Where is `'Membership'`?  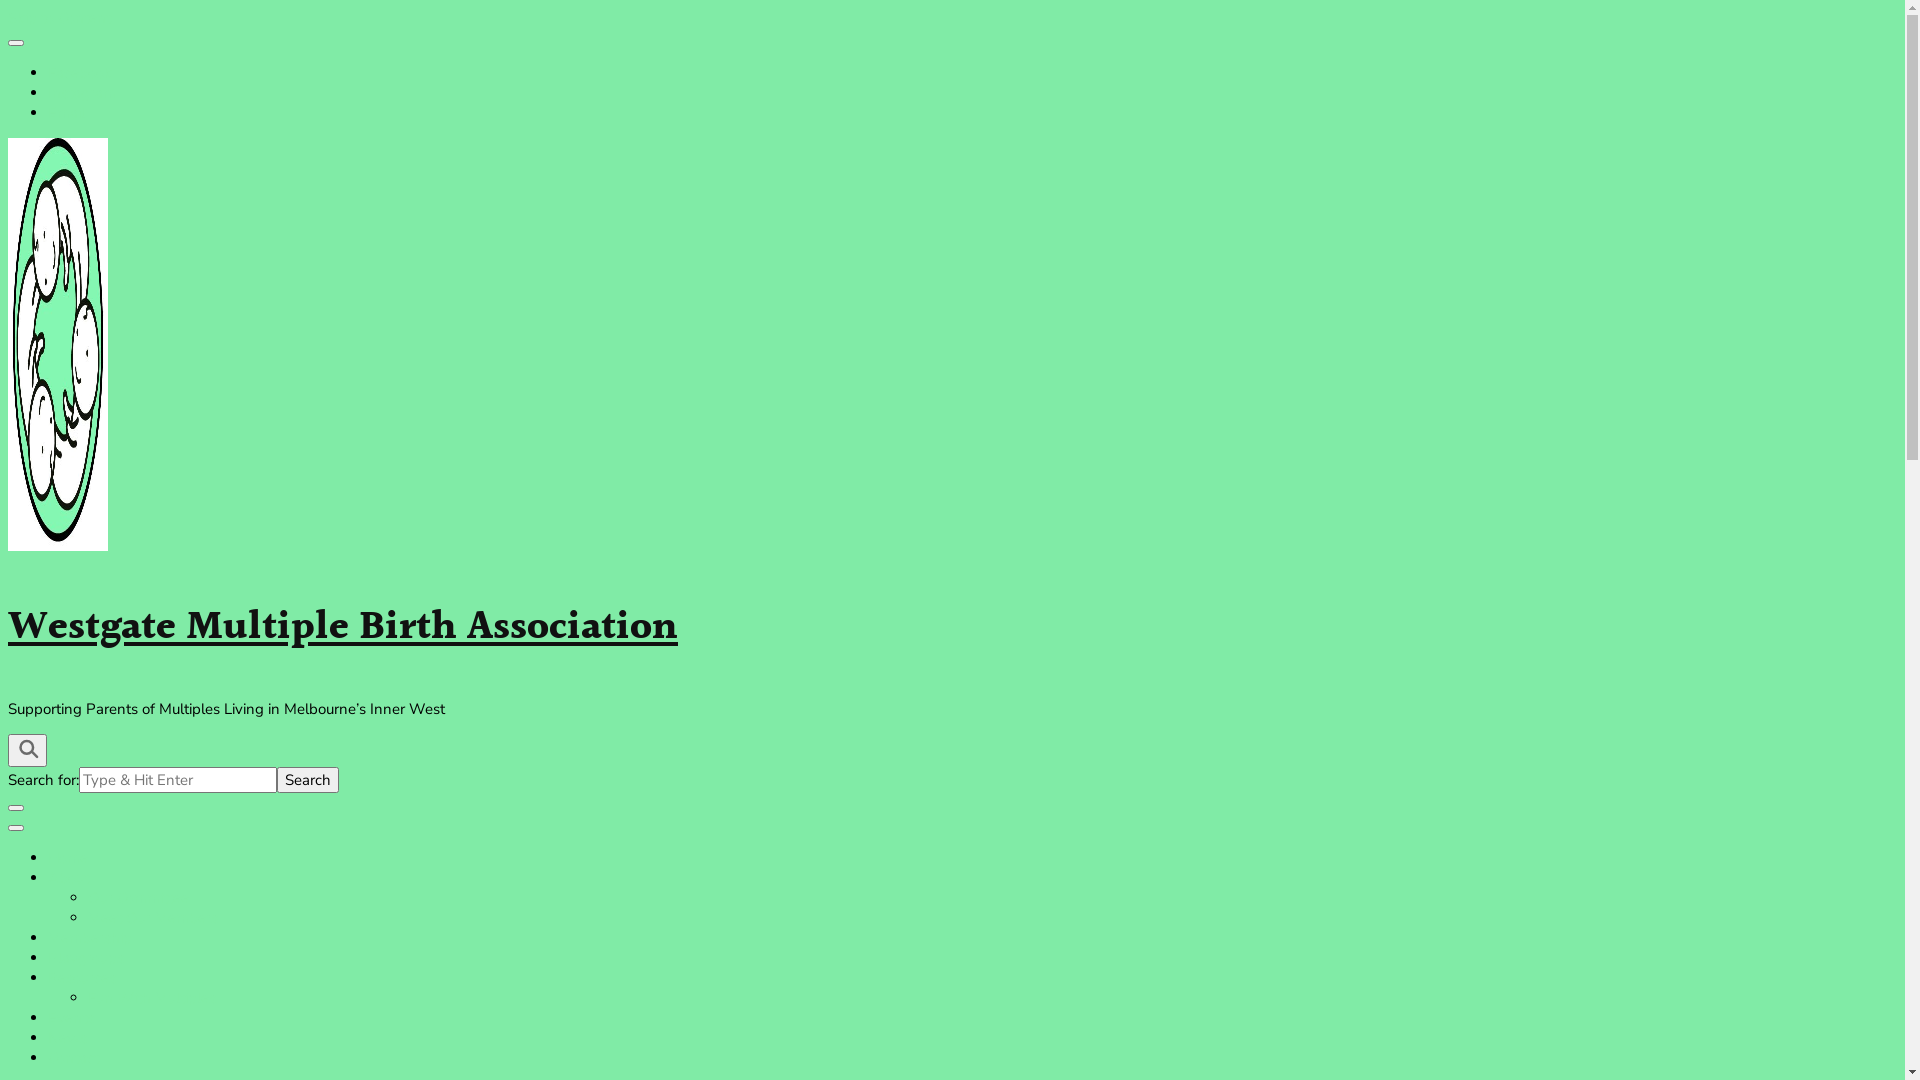
'Membership' is located at coordinates (89, 937).